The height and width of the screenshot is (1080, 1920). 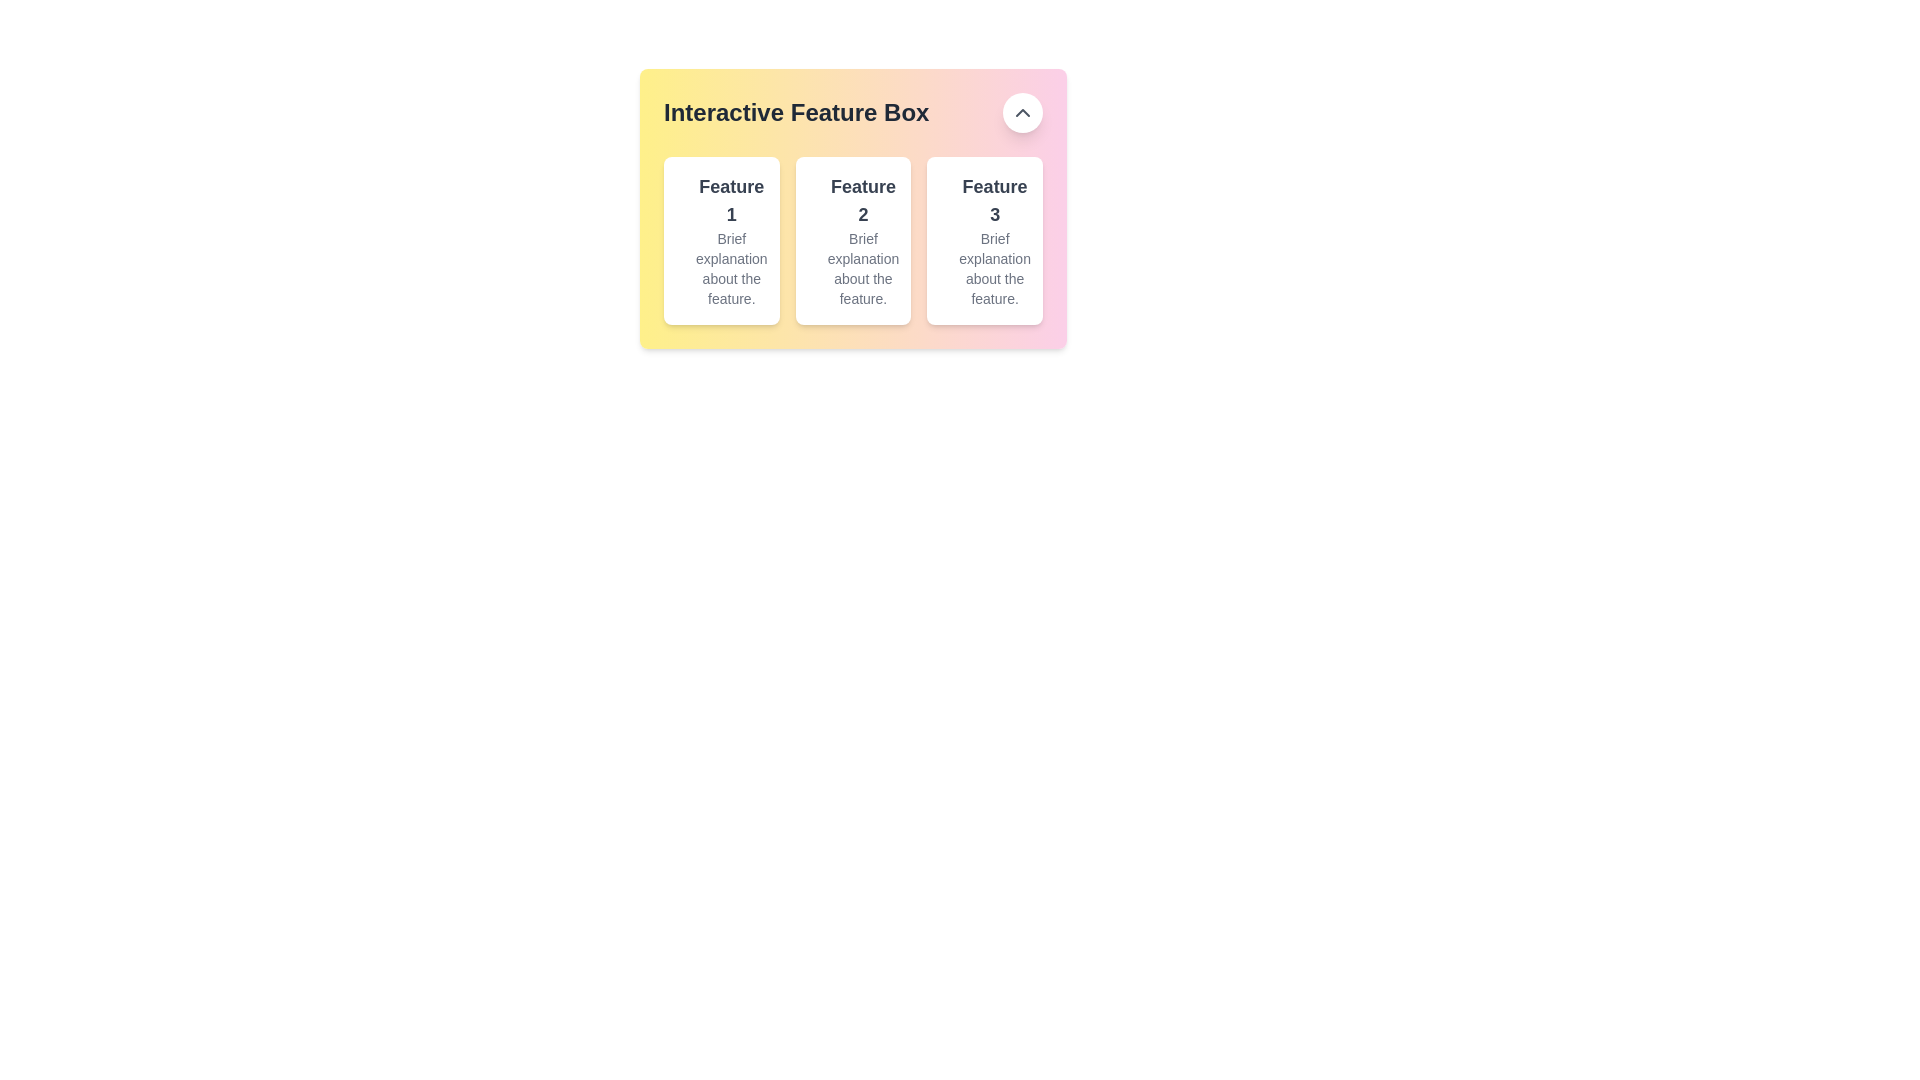 I want to click on the second card in the 'Interactive Feature Box' that displays details about the second feature in the series, so click(x=853, y=208).